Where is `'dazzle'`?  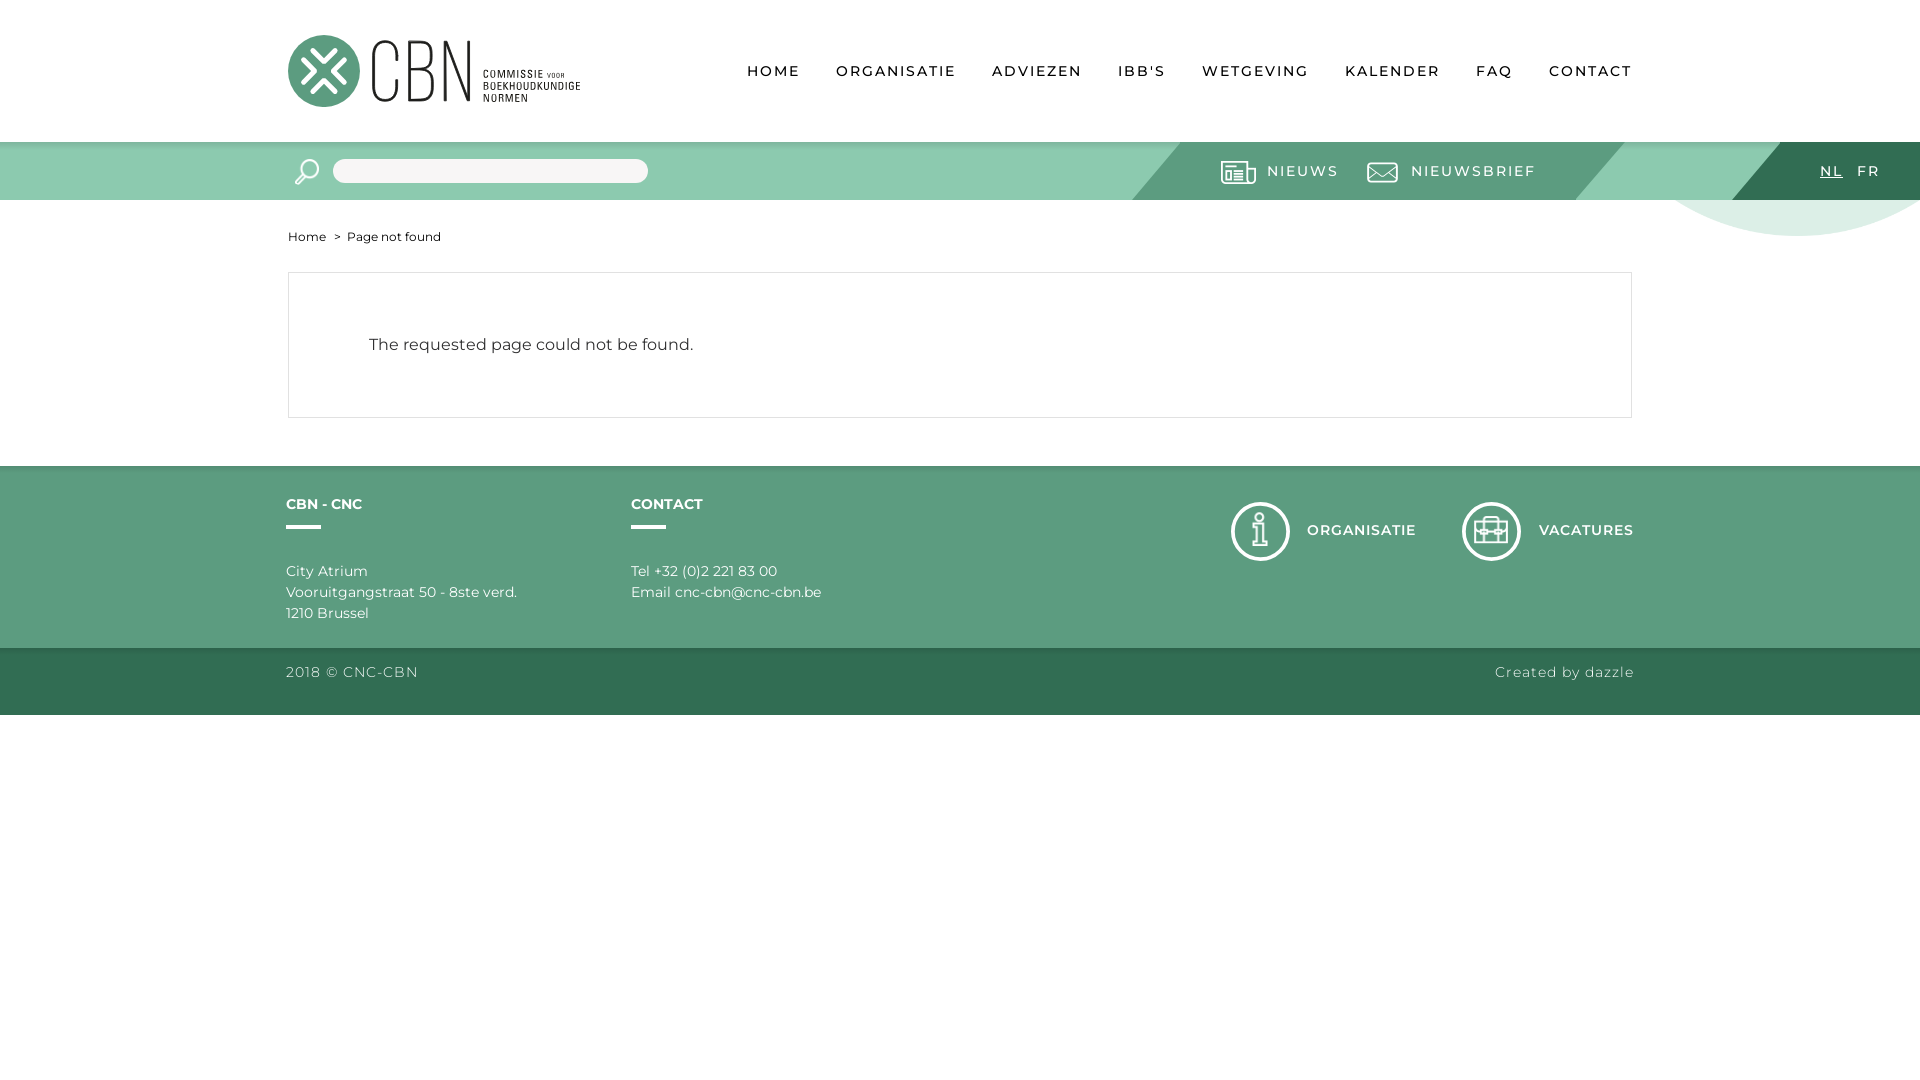
'dazzle' is located at coordinates (1609, 671).